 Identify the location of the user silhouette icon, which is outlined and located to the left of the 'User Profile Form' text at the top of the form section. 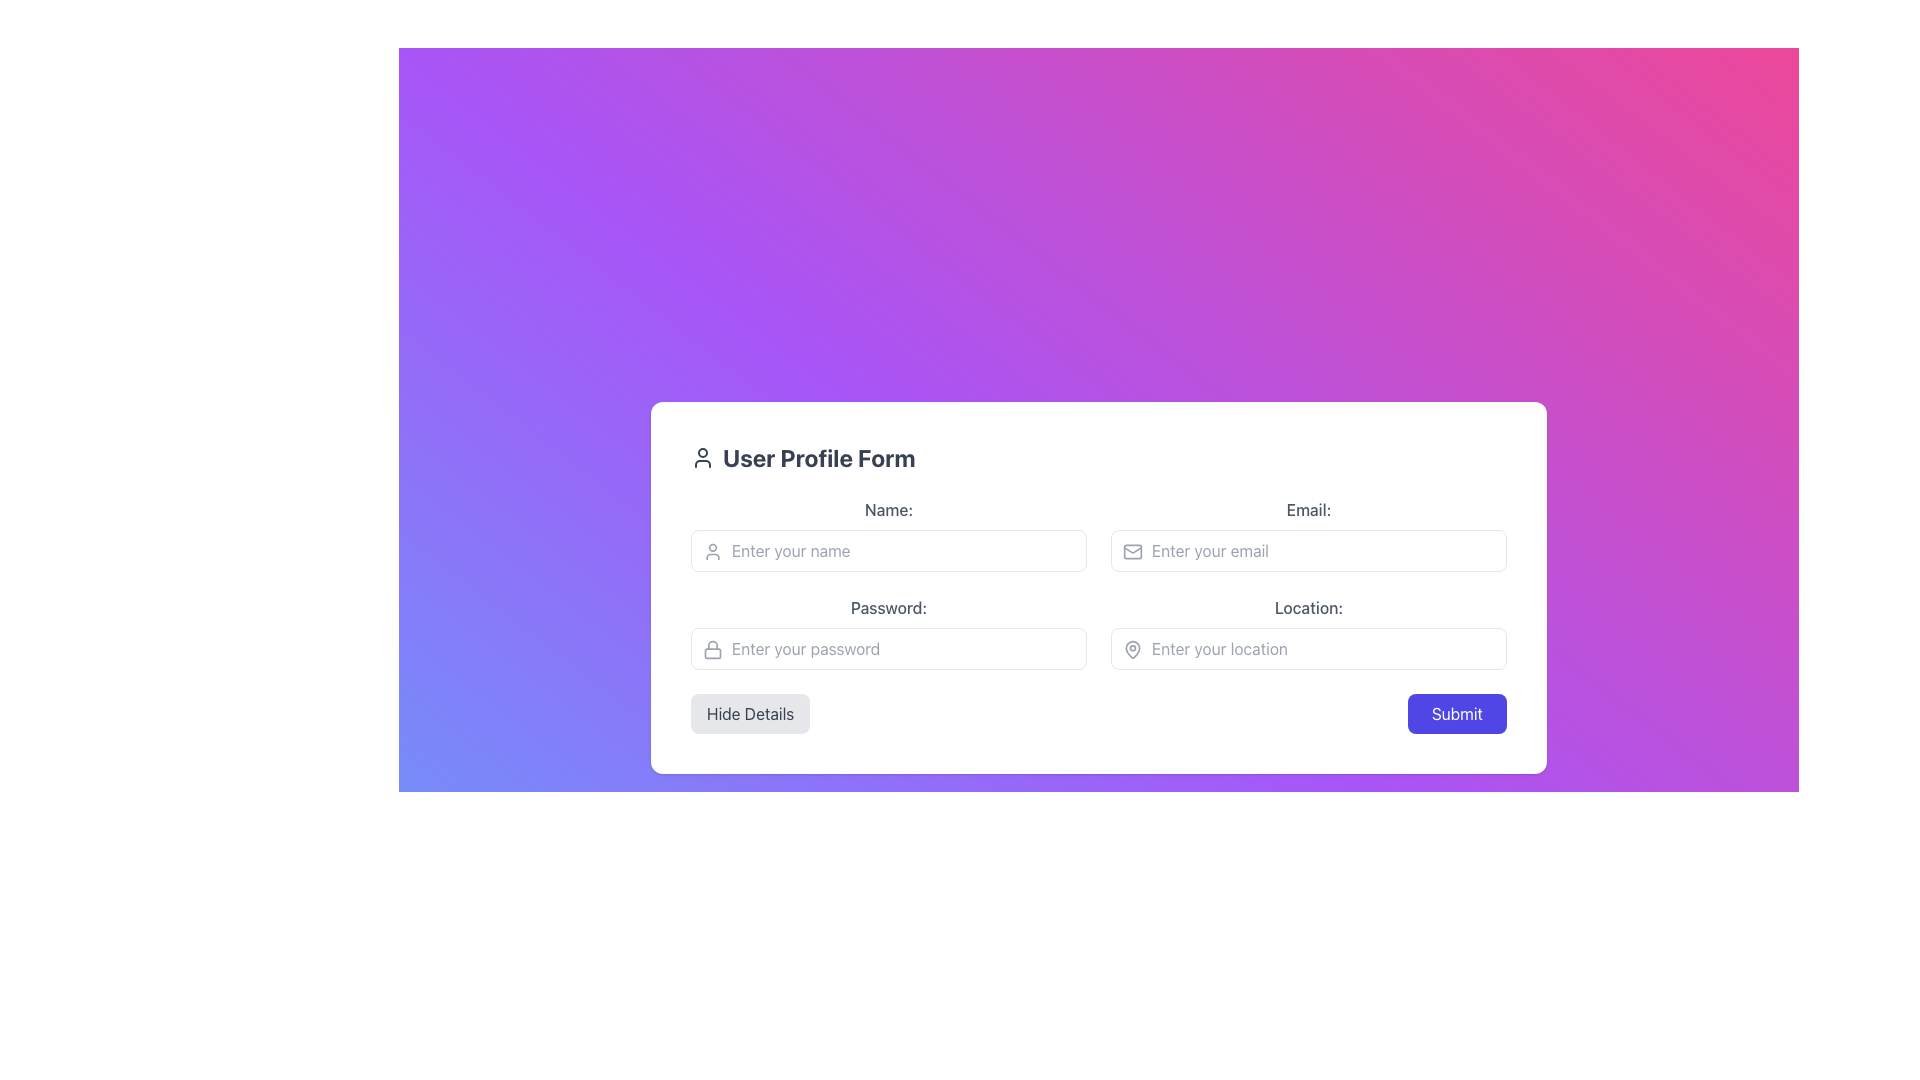
(702, 458).